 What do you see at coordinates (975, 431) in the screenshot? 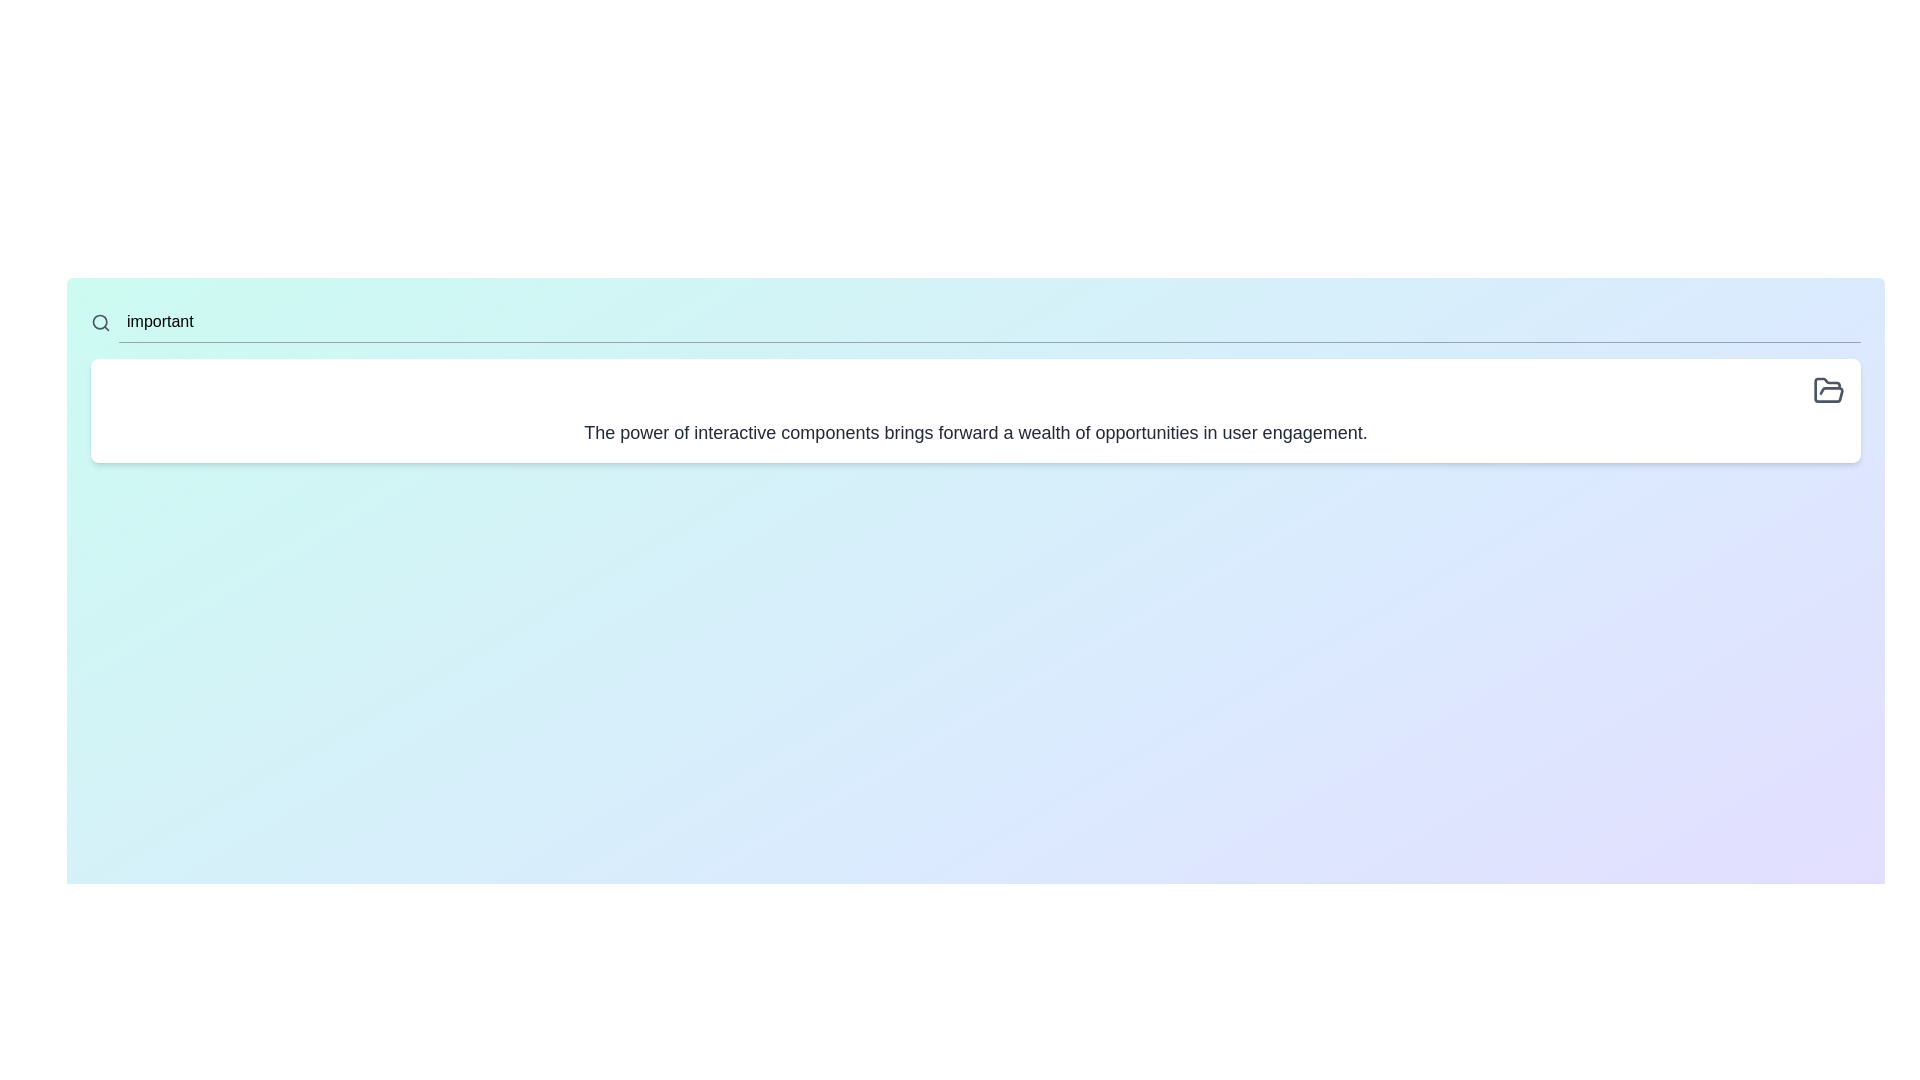
I see `the centered static text that reads, "The power of interactive components brings forward a wealth of opportunities in user engagement."` at bounding box center [975, 431].